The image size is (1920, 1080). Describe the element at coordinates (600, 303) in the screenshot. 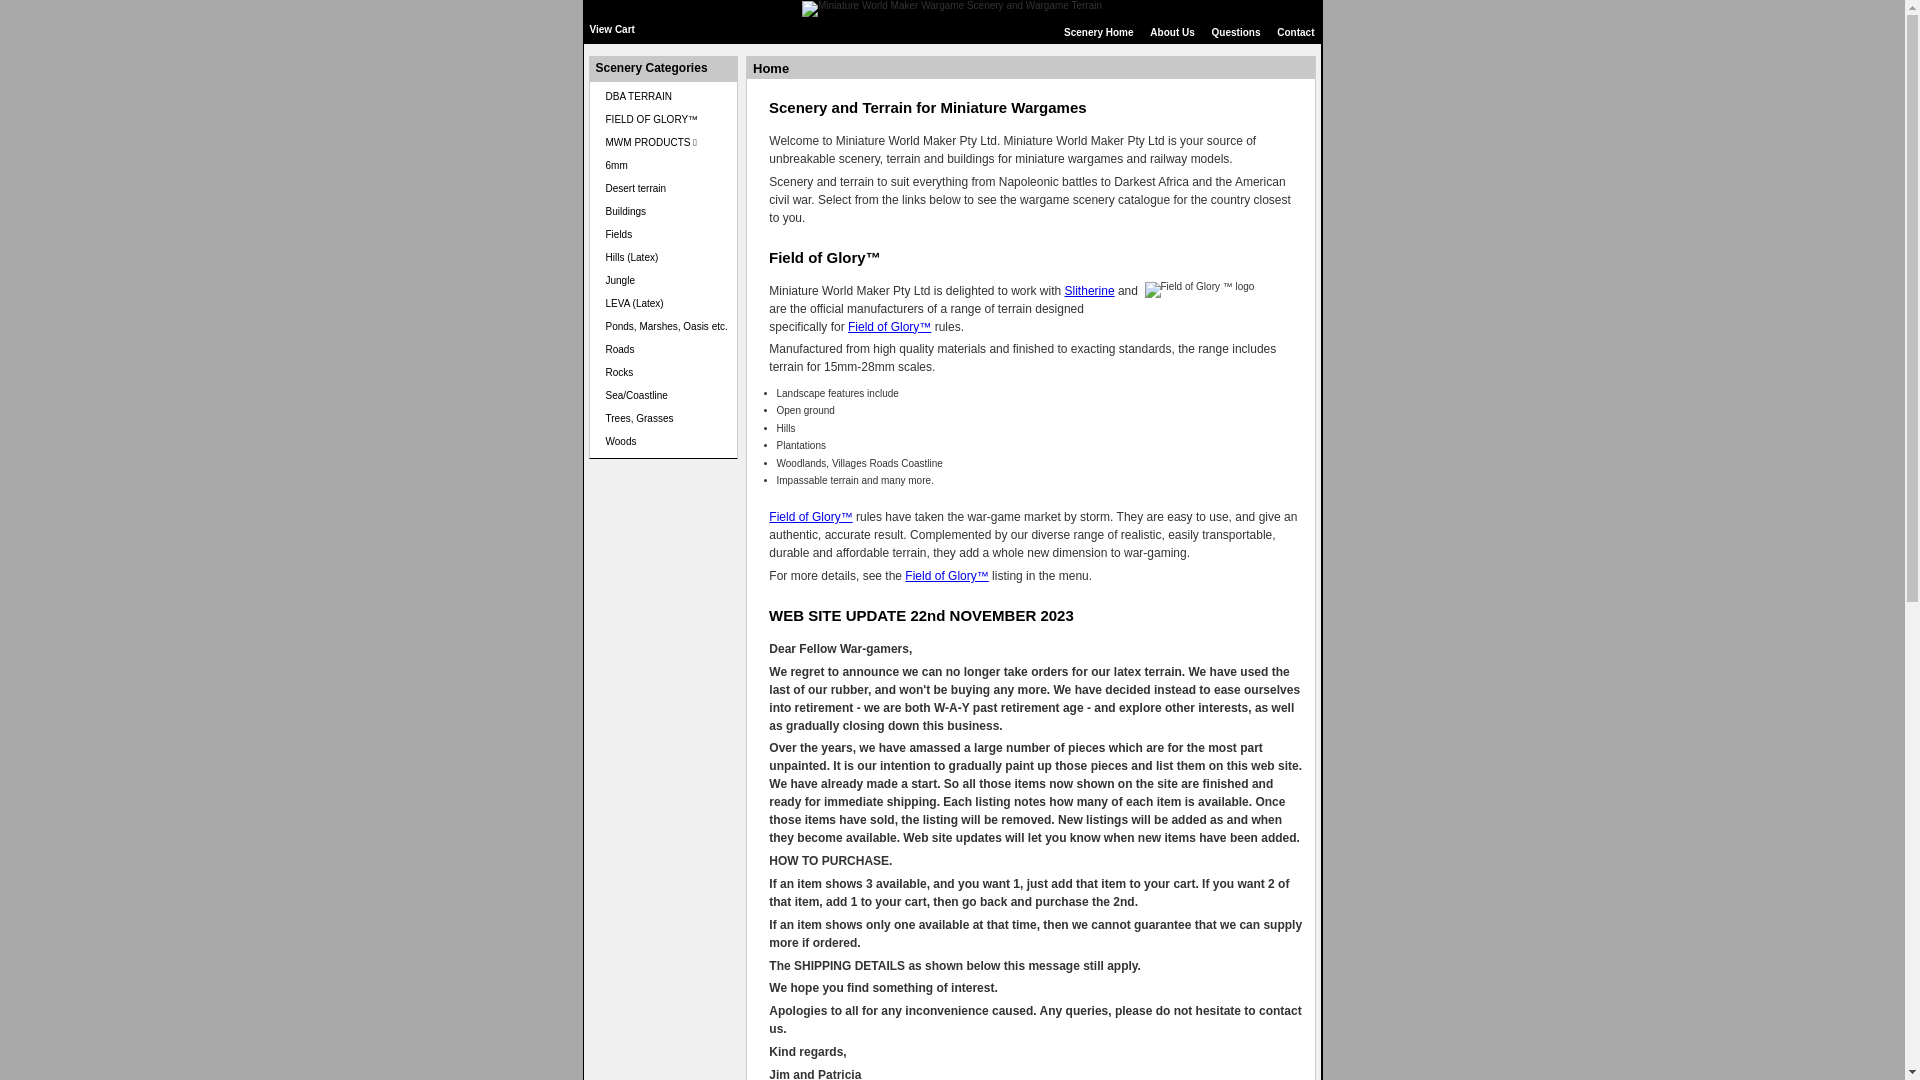

I see `'LEVA (Latex)'` at that location.